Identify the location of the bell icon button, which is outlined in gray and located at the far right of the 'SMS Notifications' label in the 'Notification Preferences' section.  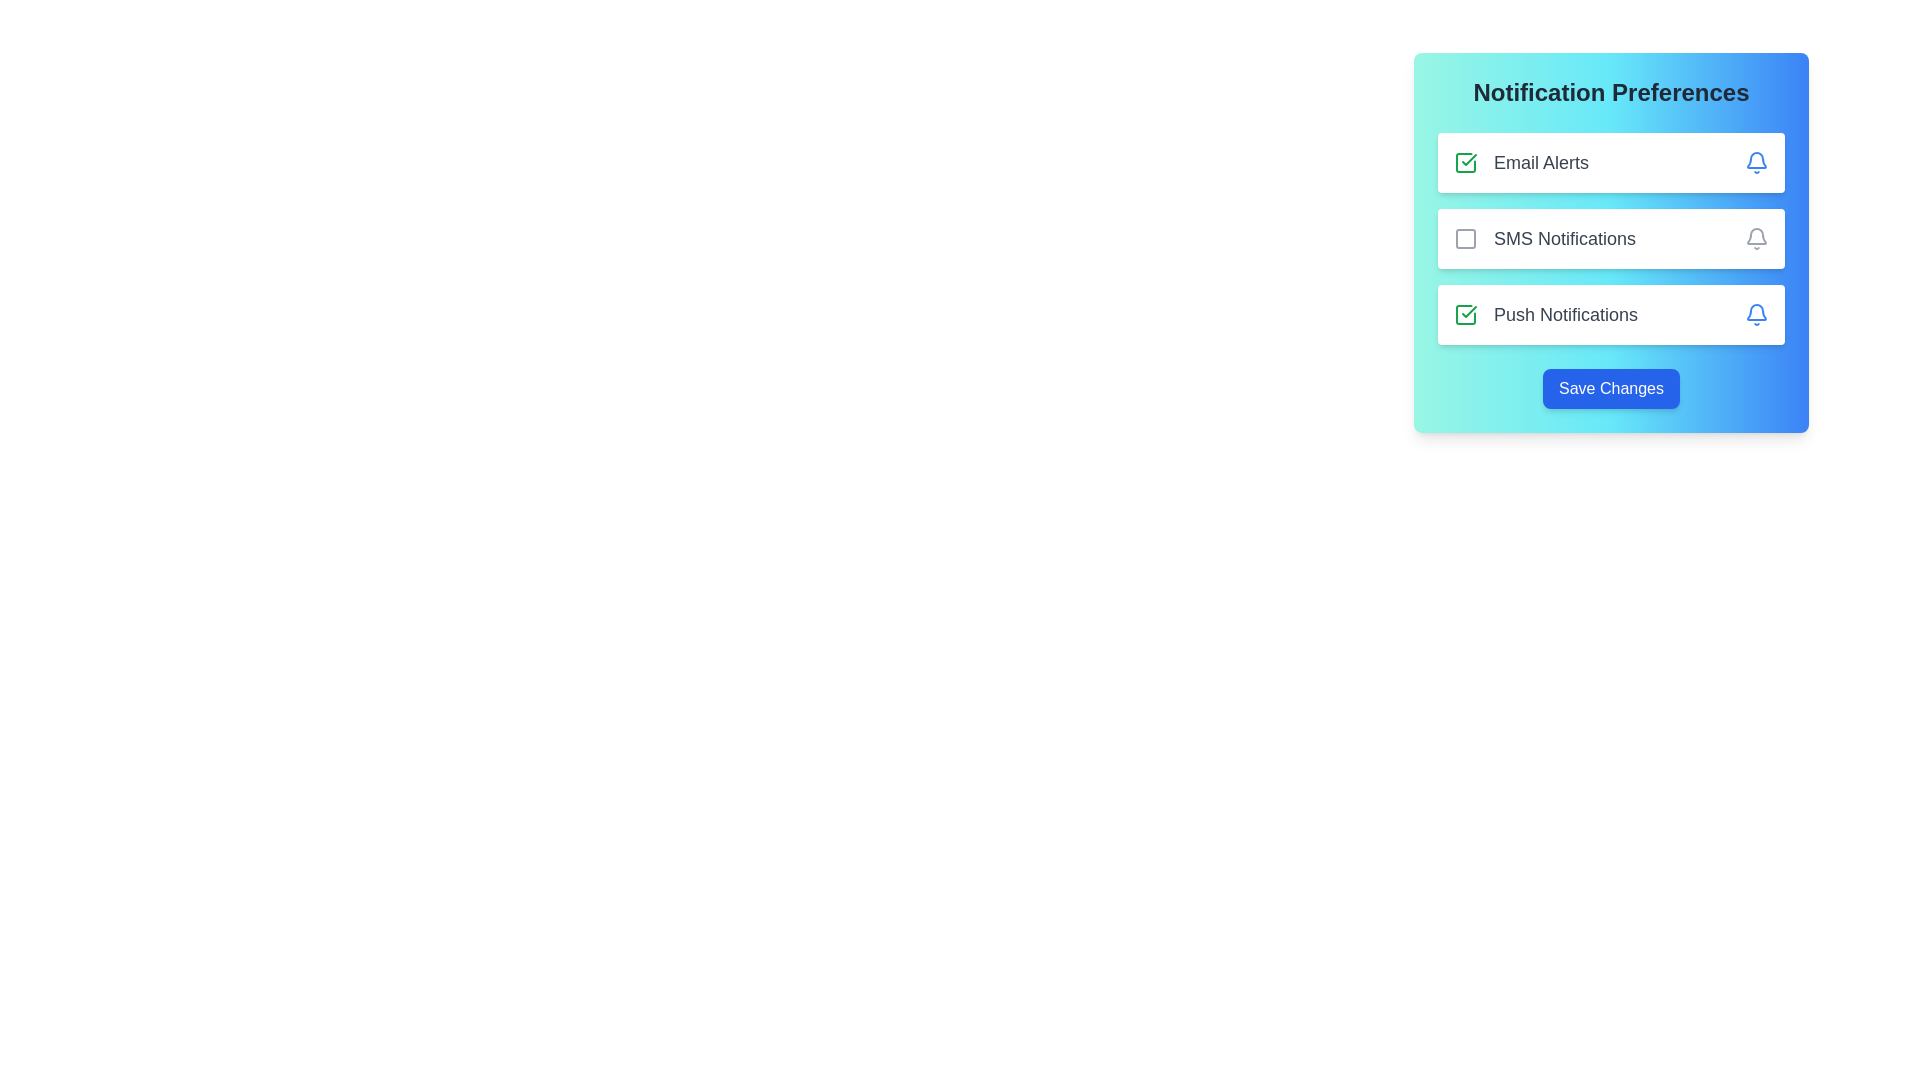
(1755, 238).